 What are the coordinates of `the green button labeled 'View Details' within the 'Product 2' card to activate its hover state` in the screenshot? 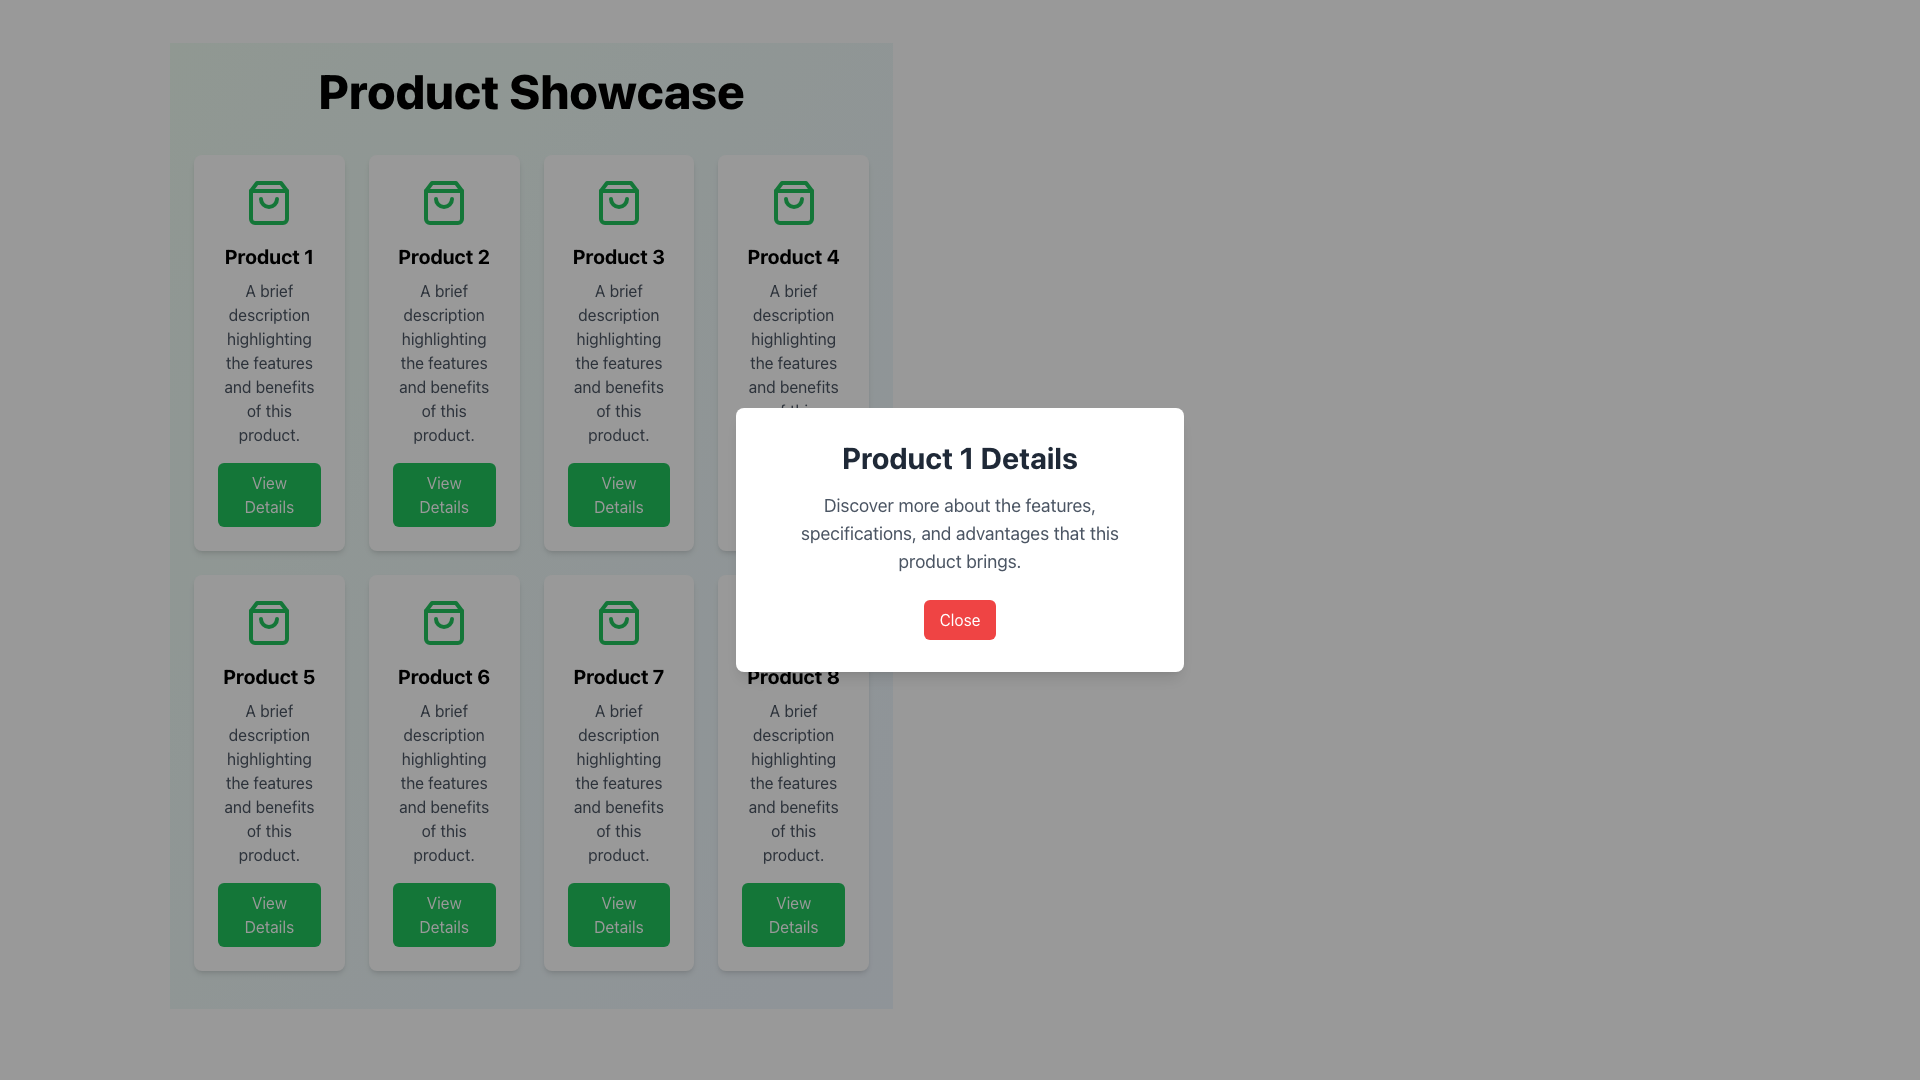 It's located at (443, 494).